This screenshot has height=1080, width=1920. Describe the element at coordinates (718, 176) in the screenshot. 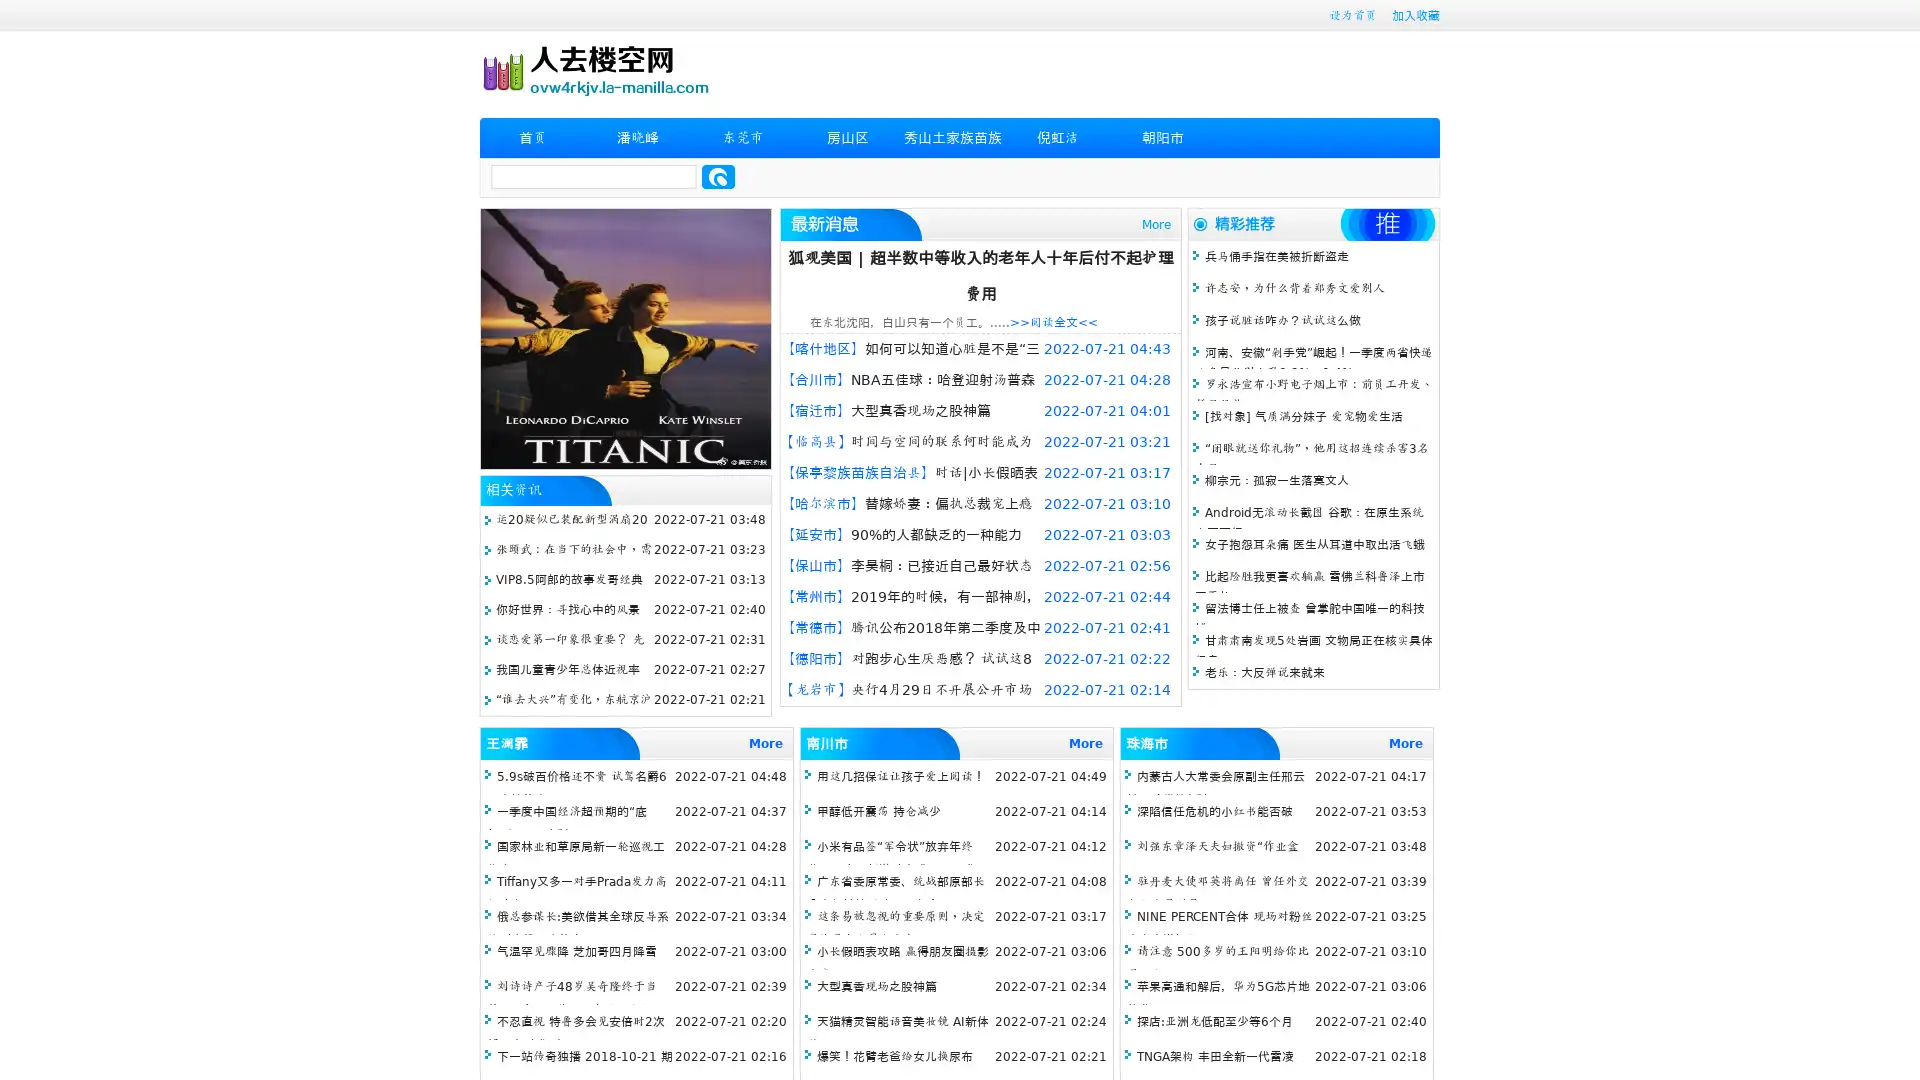

I see `Search` at that location.